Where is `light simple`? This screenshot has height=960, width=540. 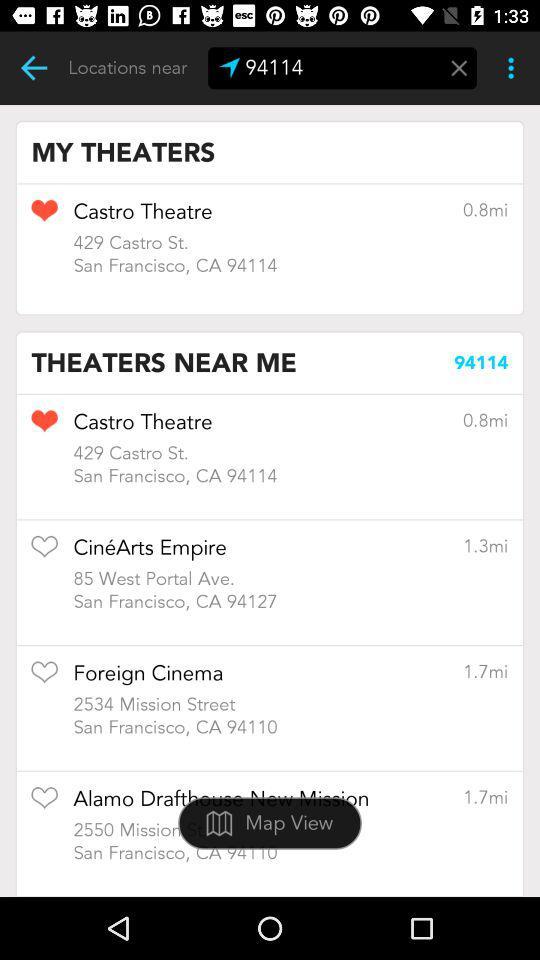
light simple is located at coordinates (33, 68).